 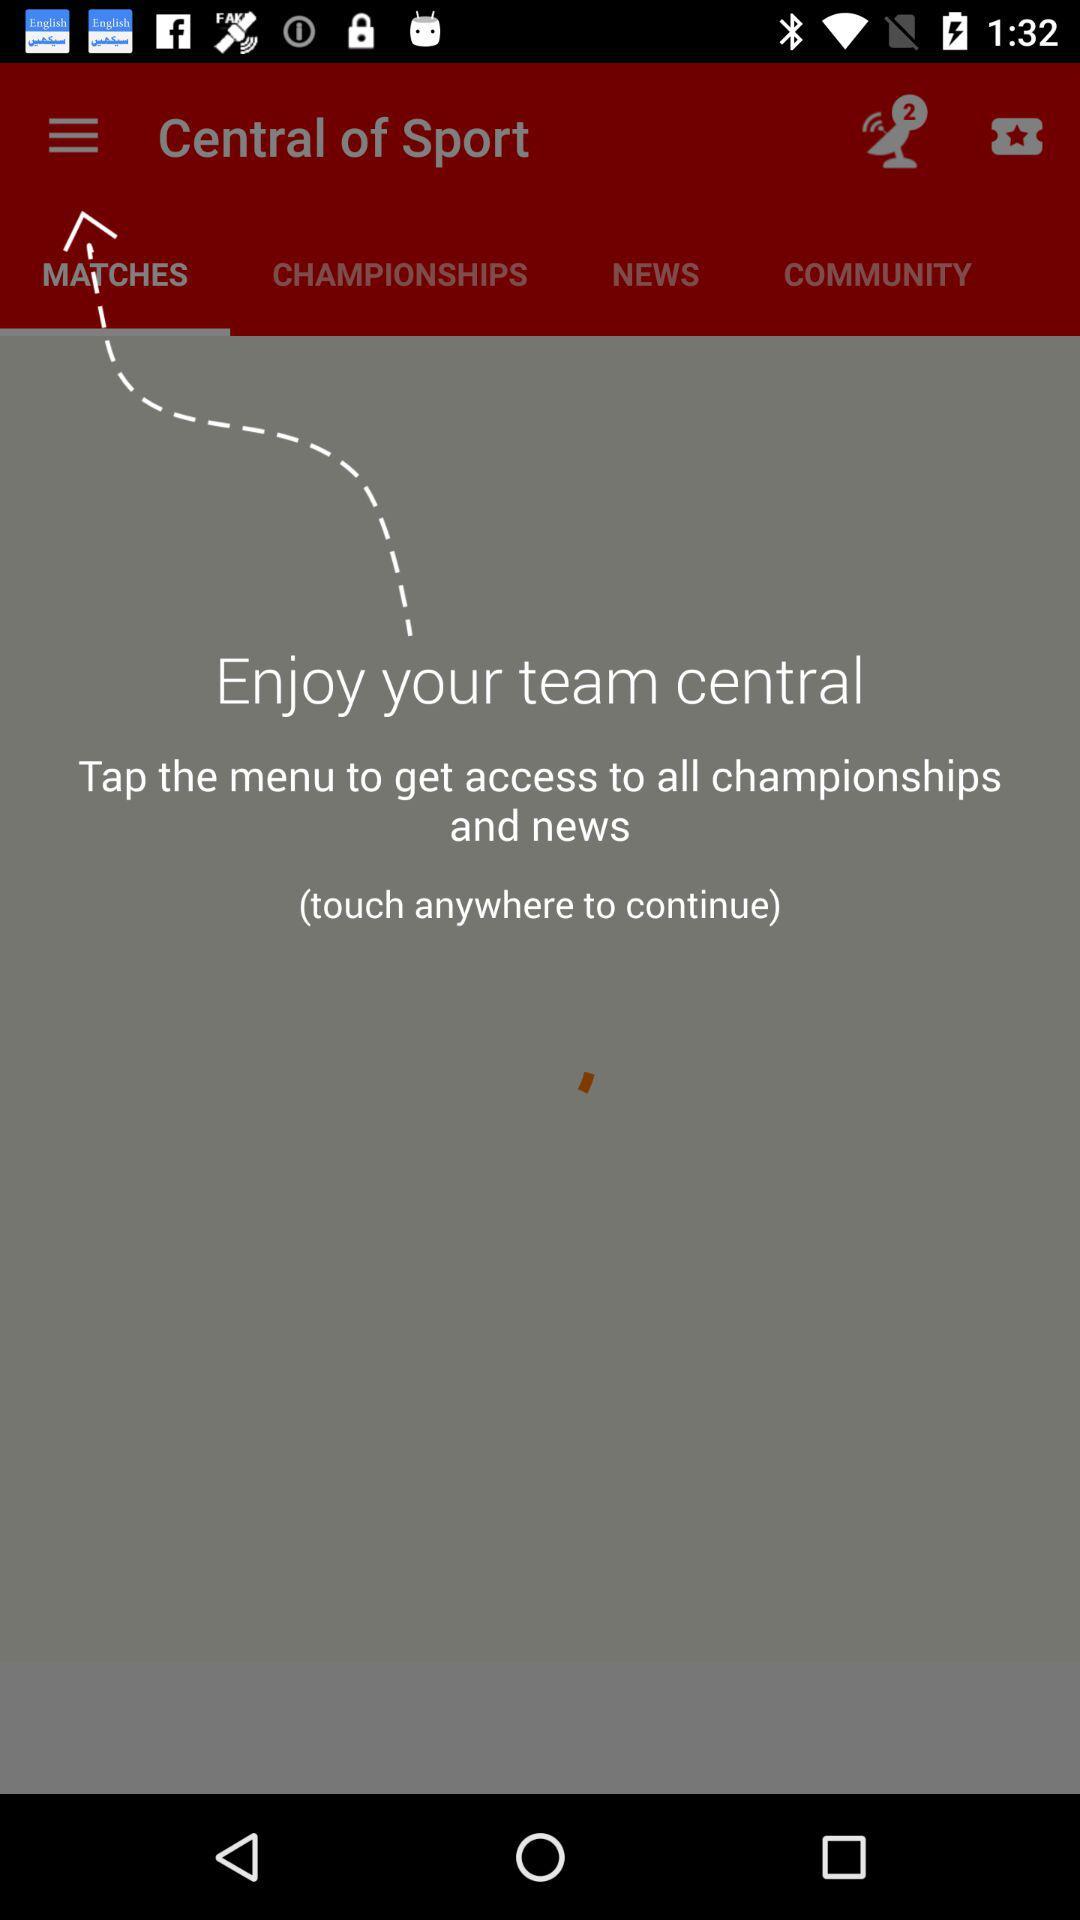 I want to click on the app above the tap the menu app, so click(x=540, y=691).